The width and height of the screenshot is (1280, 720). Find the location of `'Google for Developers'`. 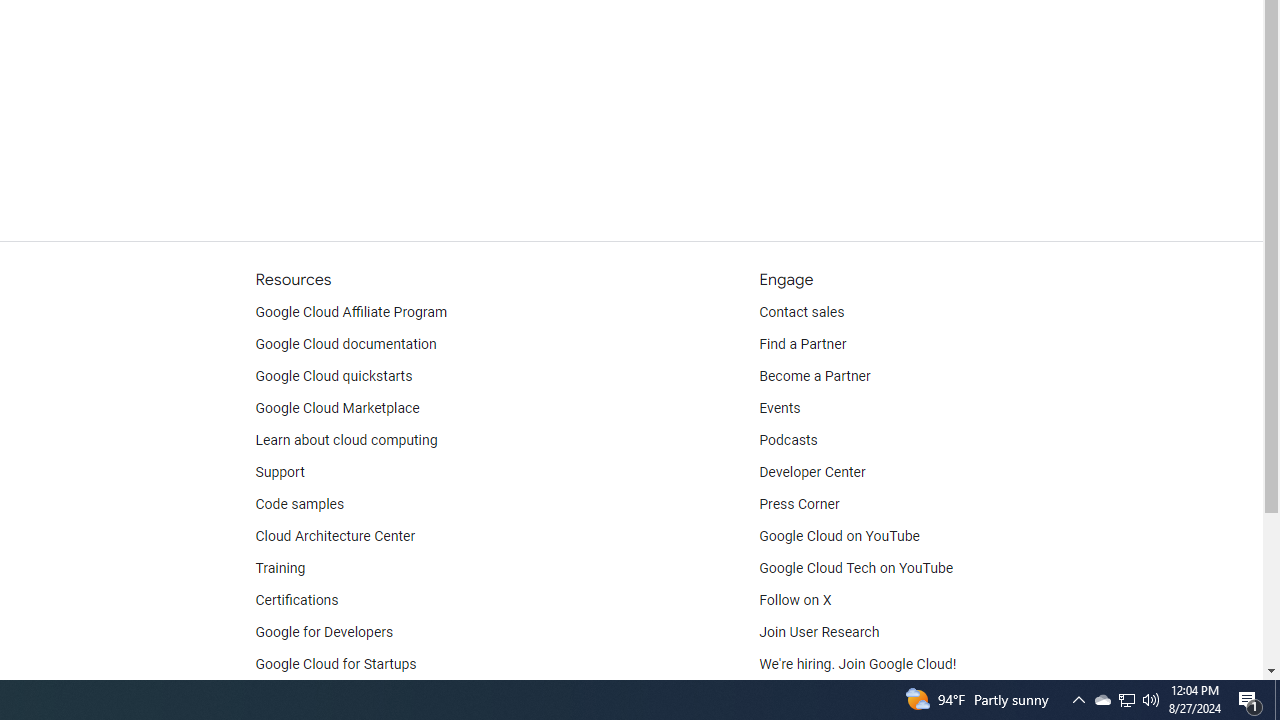

'Google for Developers' is located at coordinates (324, 632).